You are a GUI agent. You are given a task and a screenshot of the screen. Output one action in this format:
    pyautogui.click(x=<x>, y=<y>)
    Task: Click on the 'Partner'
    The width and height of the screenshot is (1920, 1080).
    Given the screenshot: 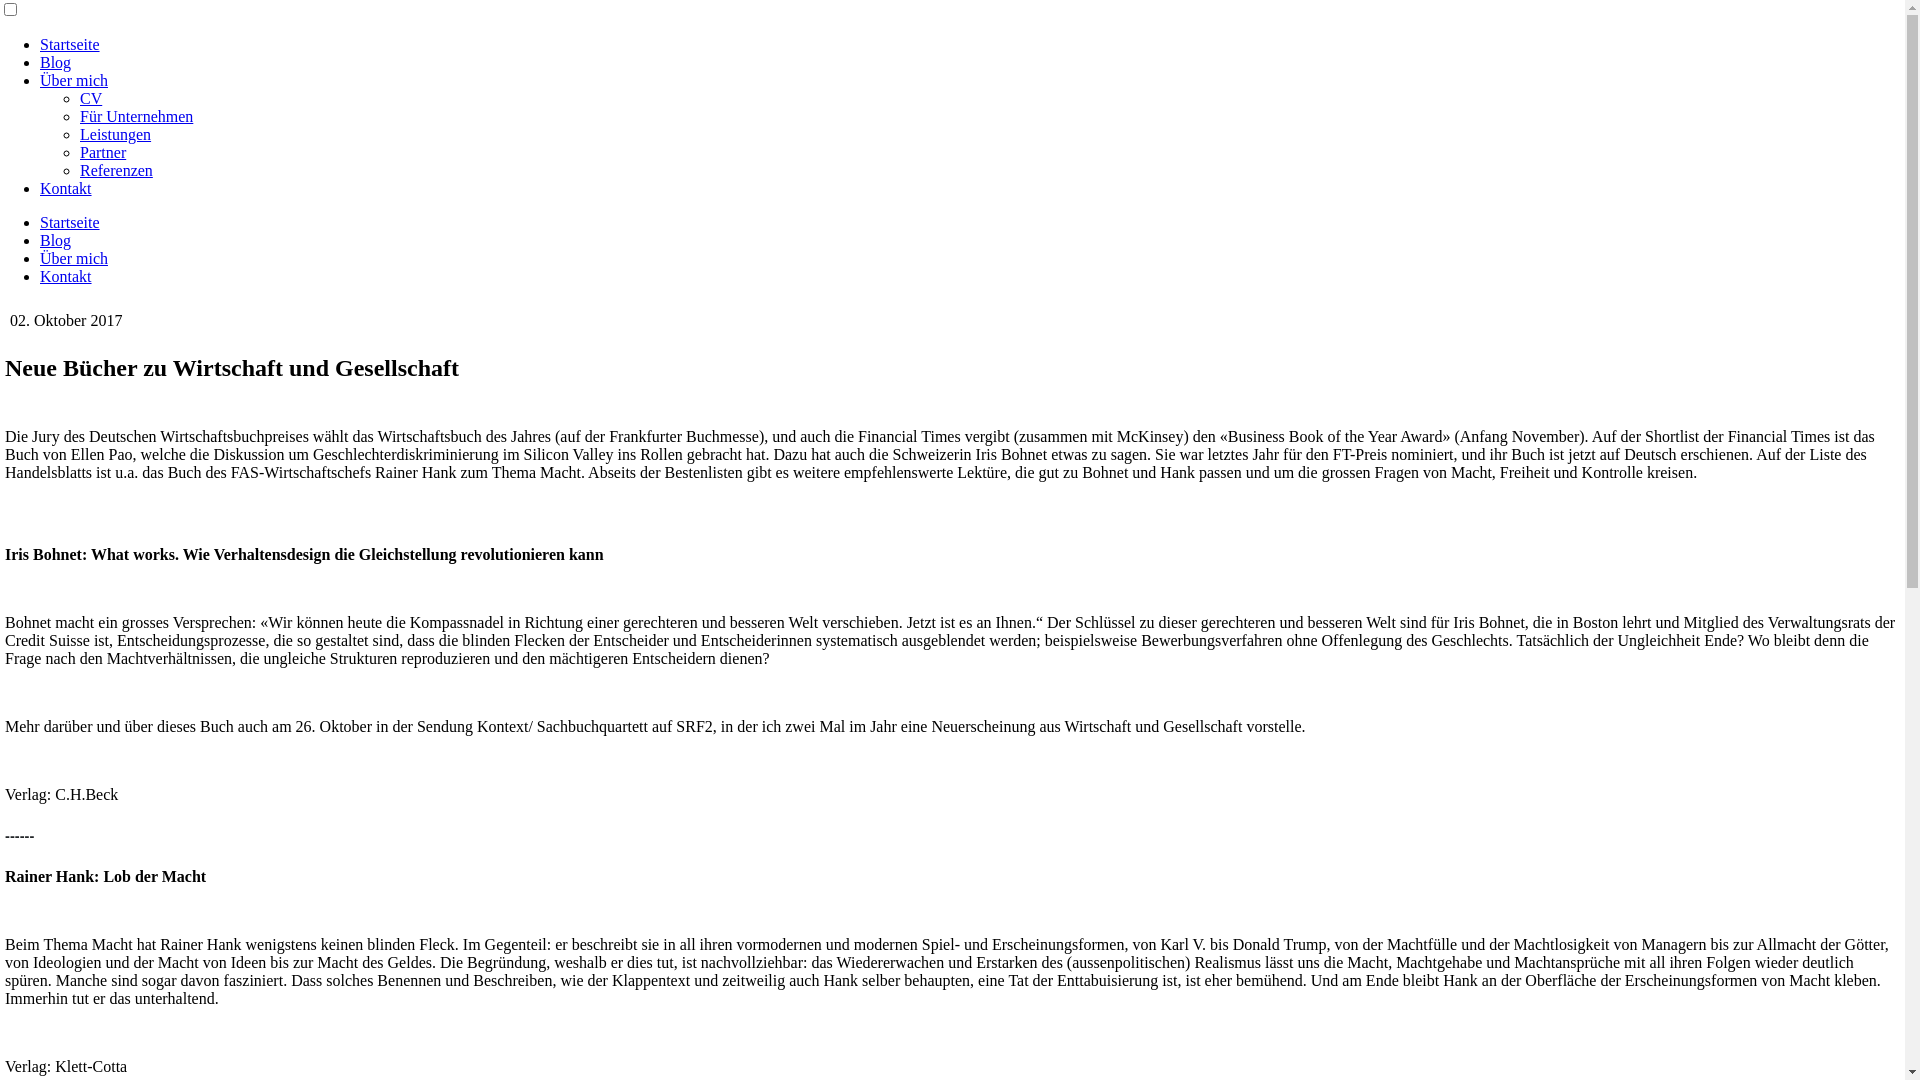 What is the action you would take?
    pyautogui.click(x=101, y=151)
    